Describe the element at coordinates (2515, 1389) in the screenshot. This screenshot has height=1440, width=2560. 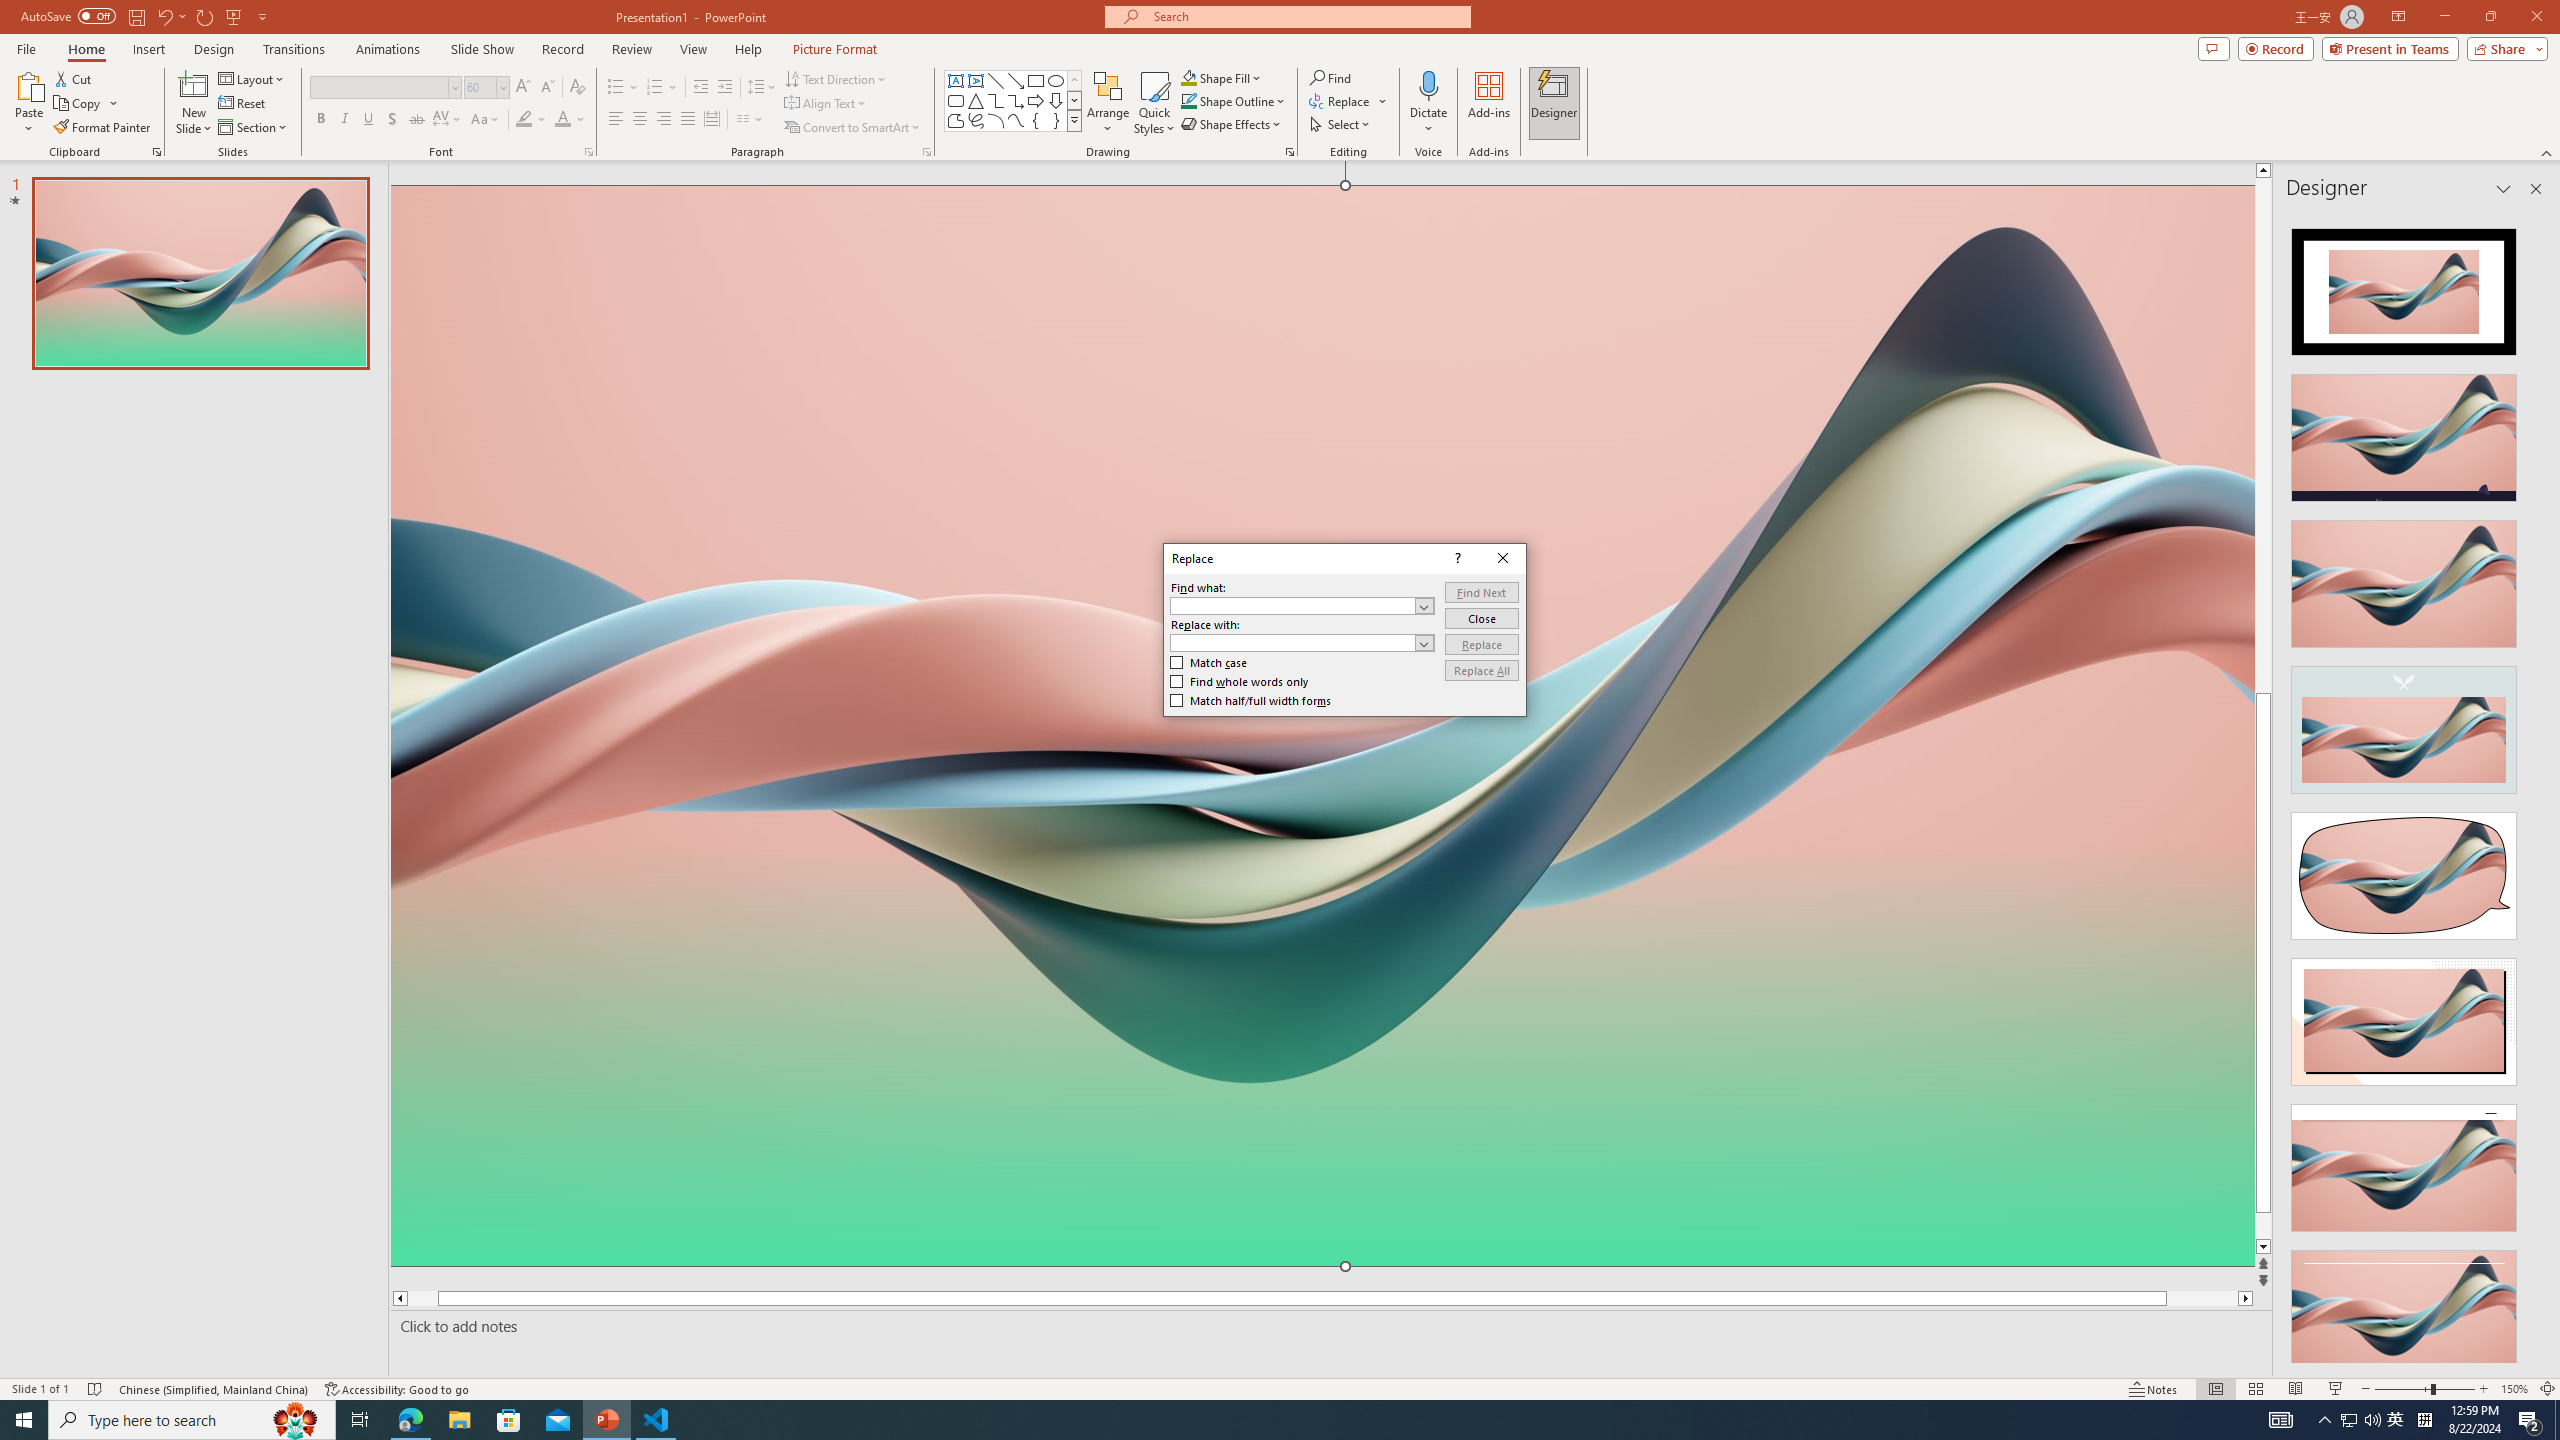
I see `'Zoom 150%'` at that location.